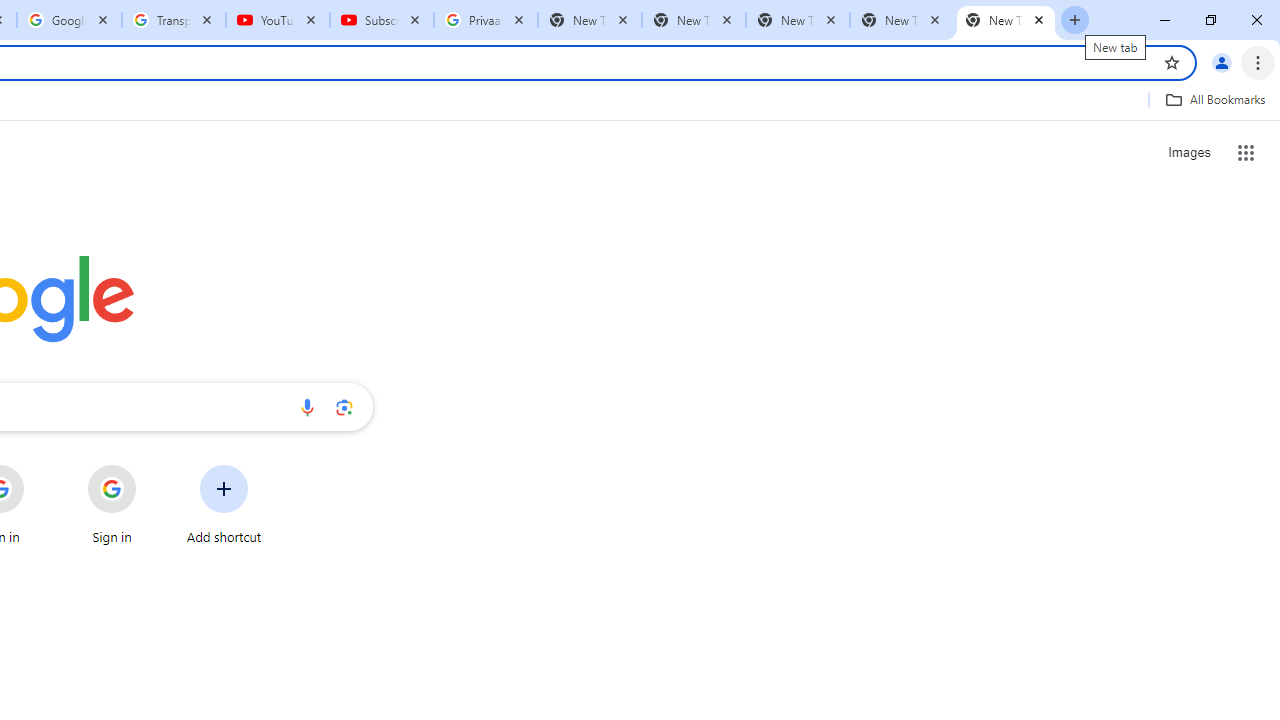 The image size is (1280, 720). What do you see at coordinates (1006, 20) in the screenshot?
I see `'New Tab'` at bounding box center [1006, 20].